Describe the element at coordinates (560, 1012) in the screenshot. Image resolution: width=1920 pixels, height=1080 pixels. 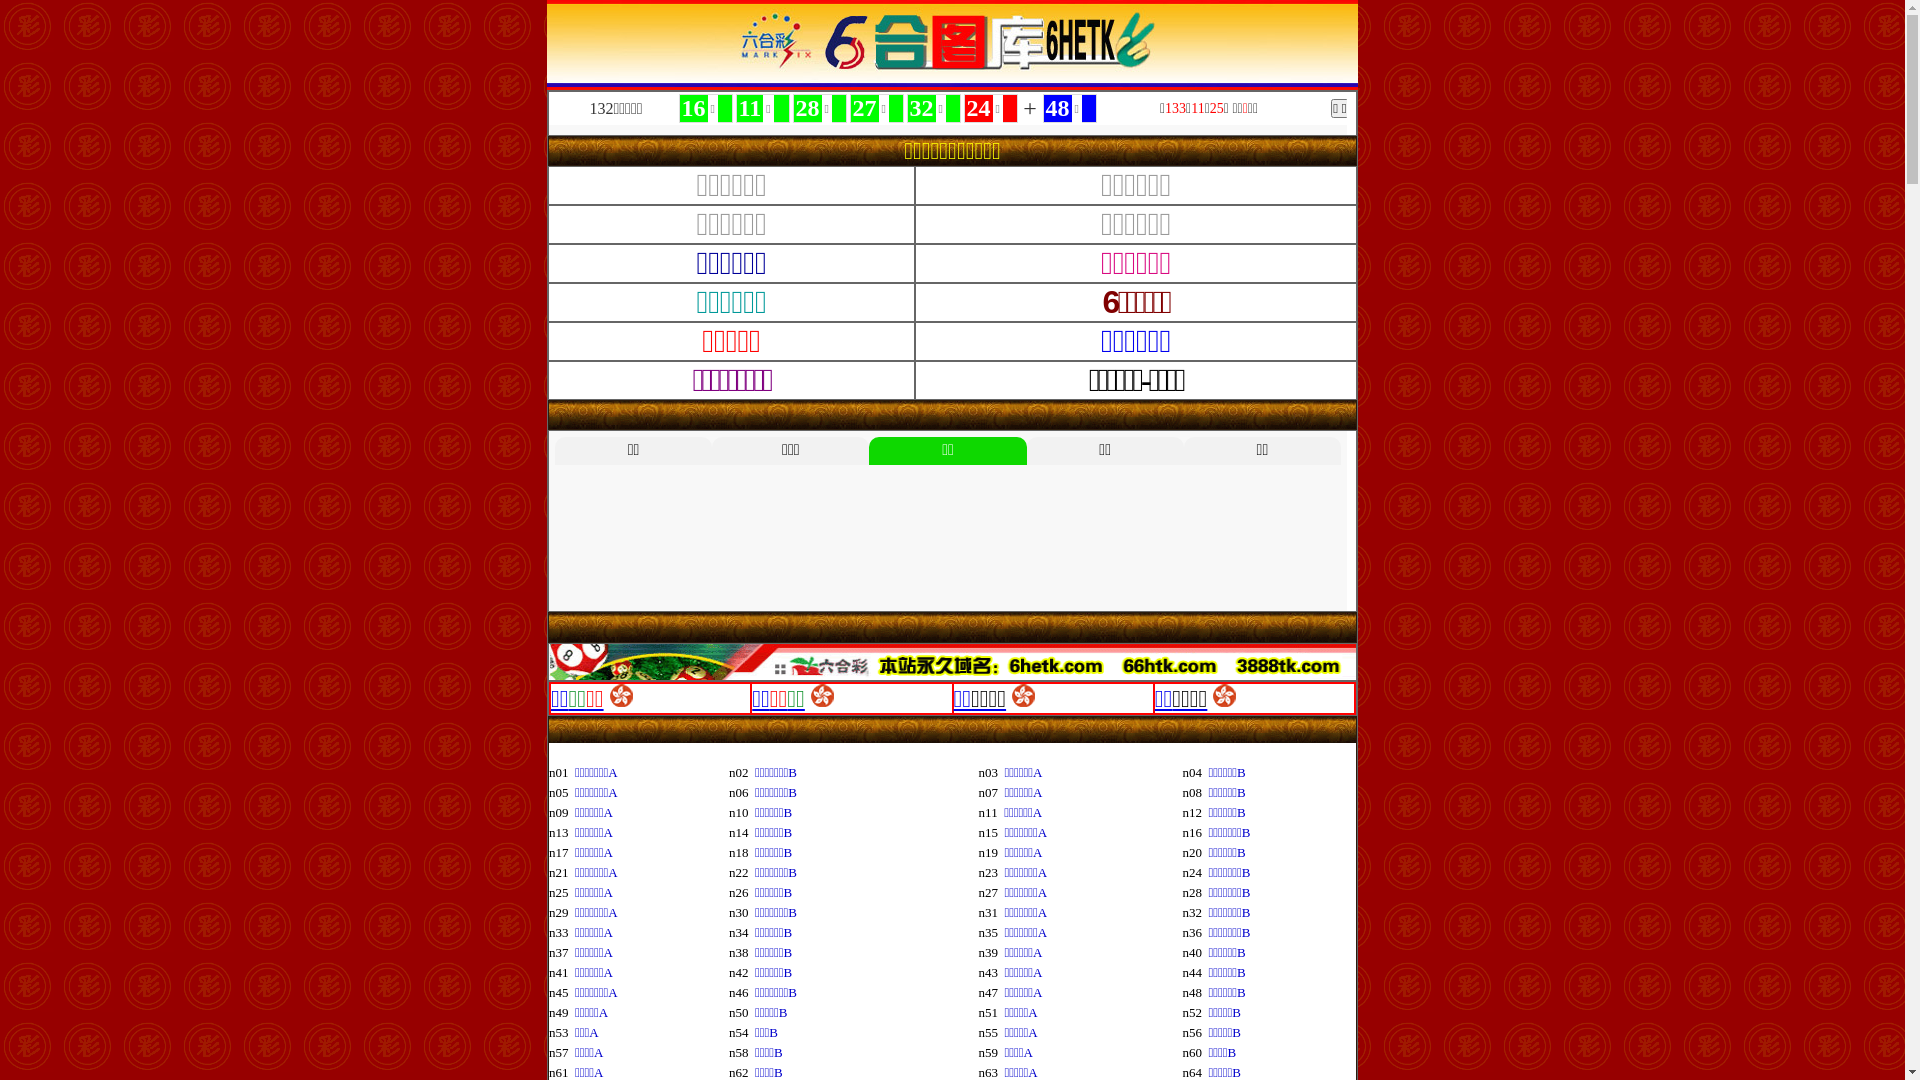
I see `'n49 '` at that location.